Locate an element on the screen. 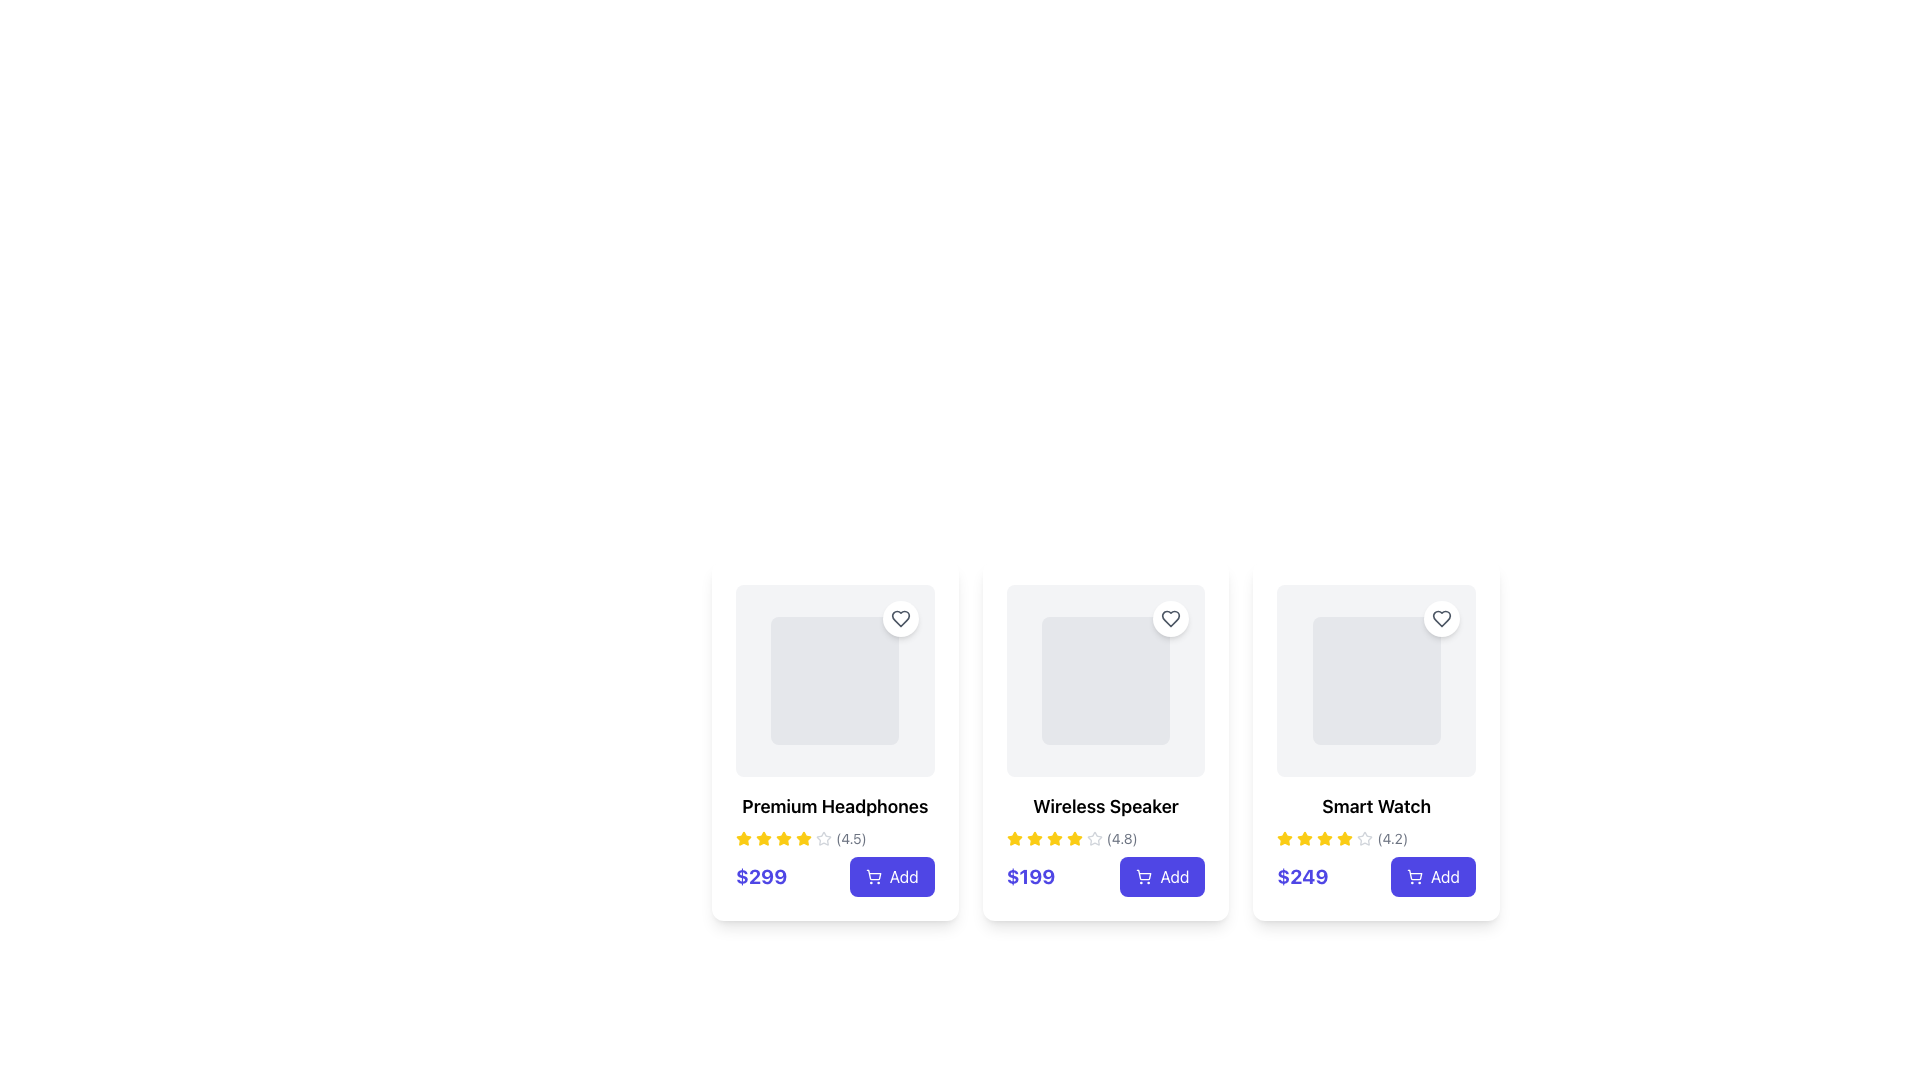 This screenshot has width=1920, height=1080. the second star icon in the rating feature for the 'Wireless Speaker', which is a vivid yellow five-pointed star located below the product image and title is located at coordinates (1034, 838).